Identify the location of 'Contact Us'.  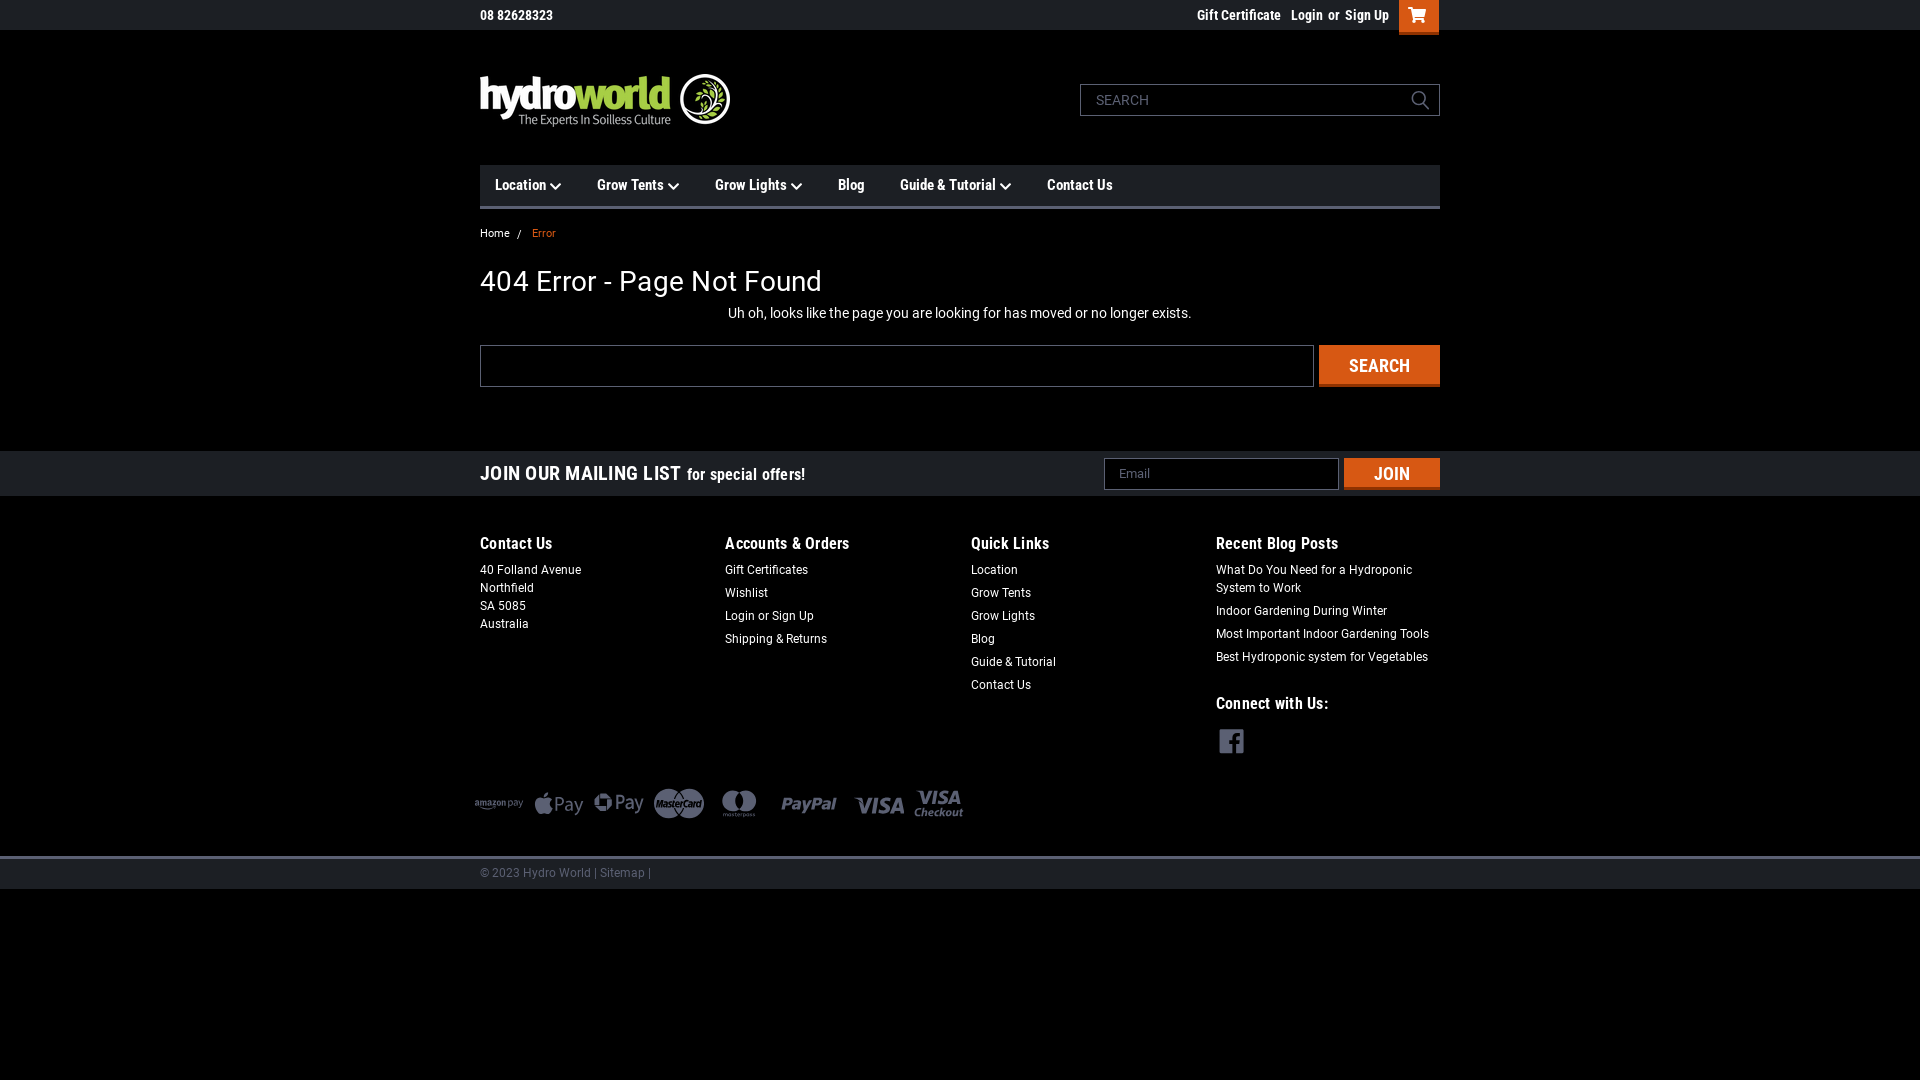
(999, 684).